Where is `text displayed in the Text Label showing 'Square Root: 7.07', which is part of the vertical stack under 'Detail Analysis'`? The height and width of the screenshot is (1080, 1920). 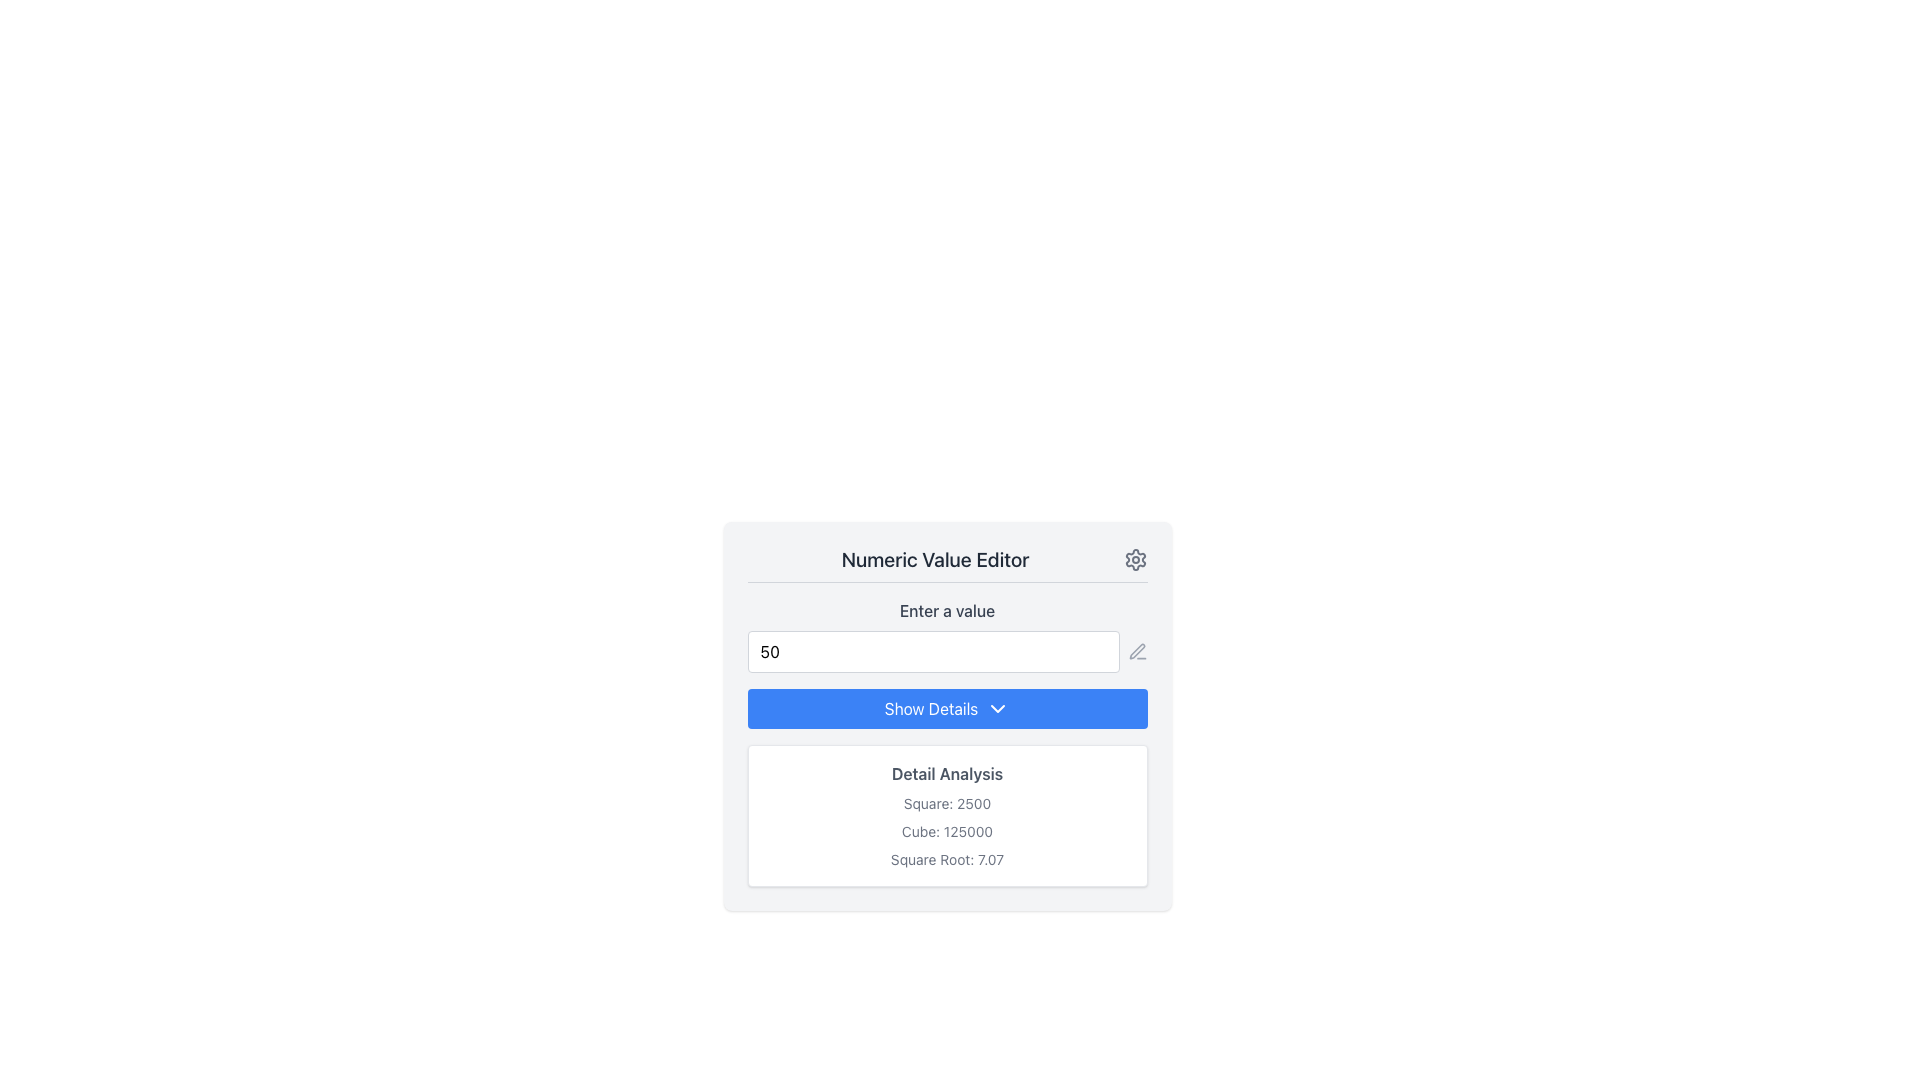 text displayed in the Text Label showing 'Square Root: 7.07', which is part of the vertical stack under 'Detail Analysis' is located at coordinates (946, 859).